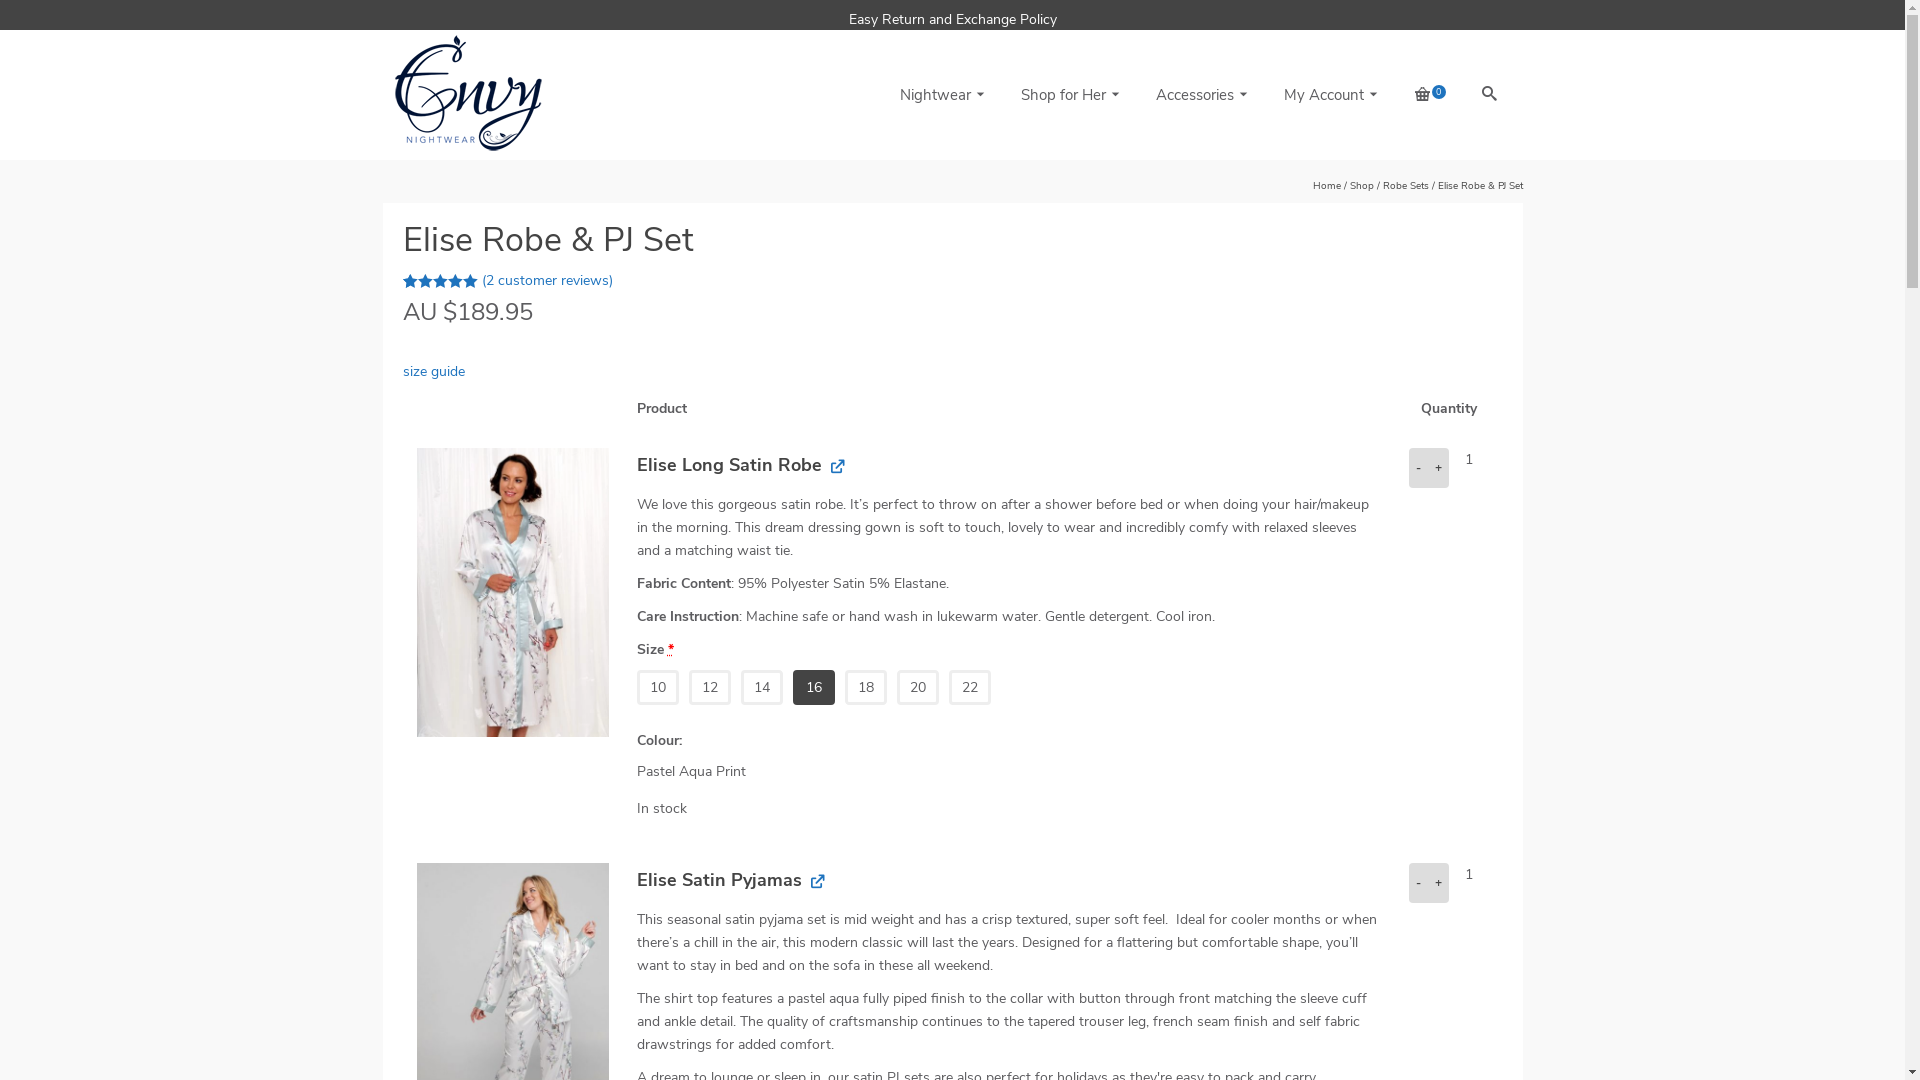 The width and height of the screenshot is (1920, 1080). What do you see at coordinates (1325, 185) in the screenshot?
I see `'Home'` at bounding box center [1325, 185].